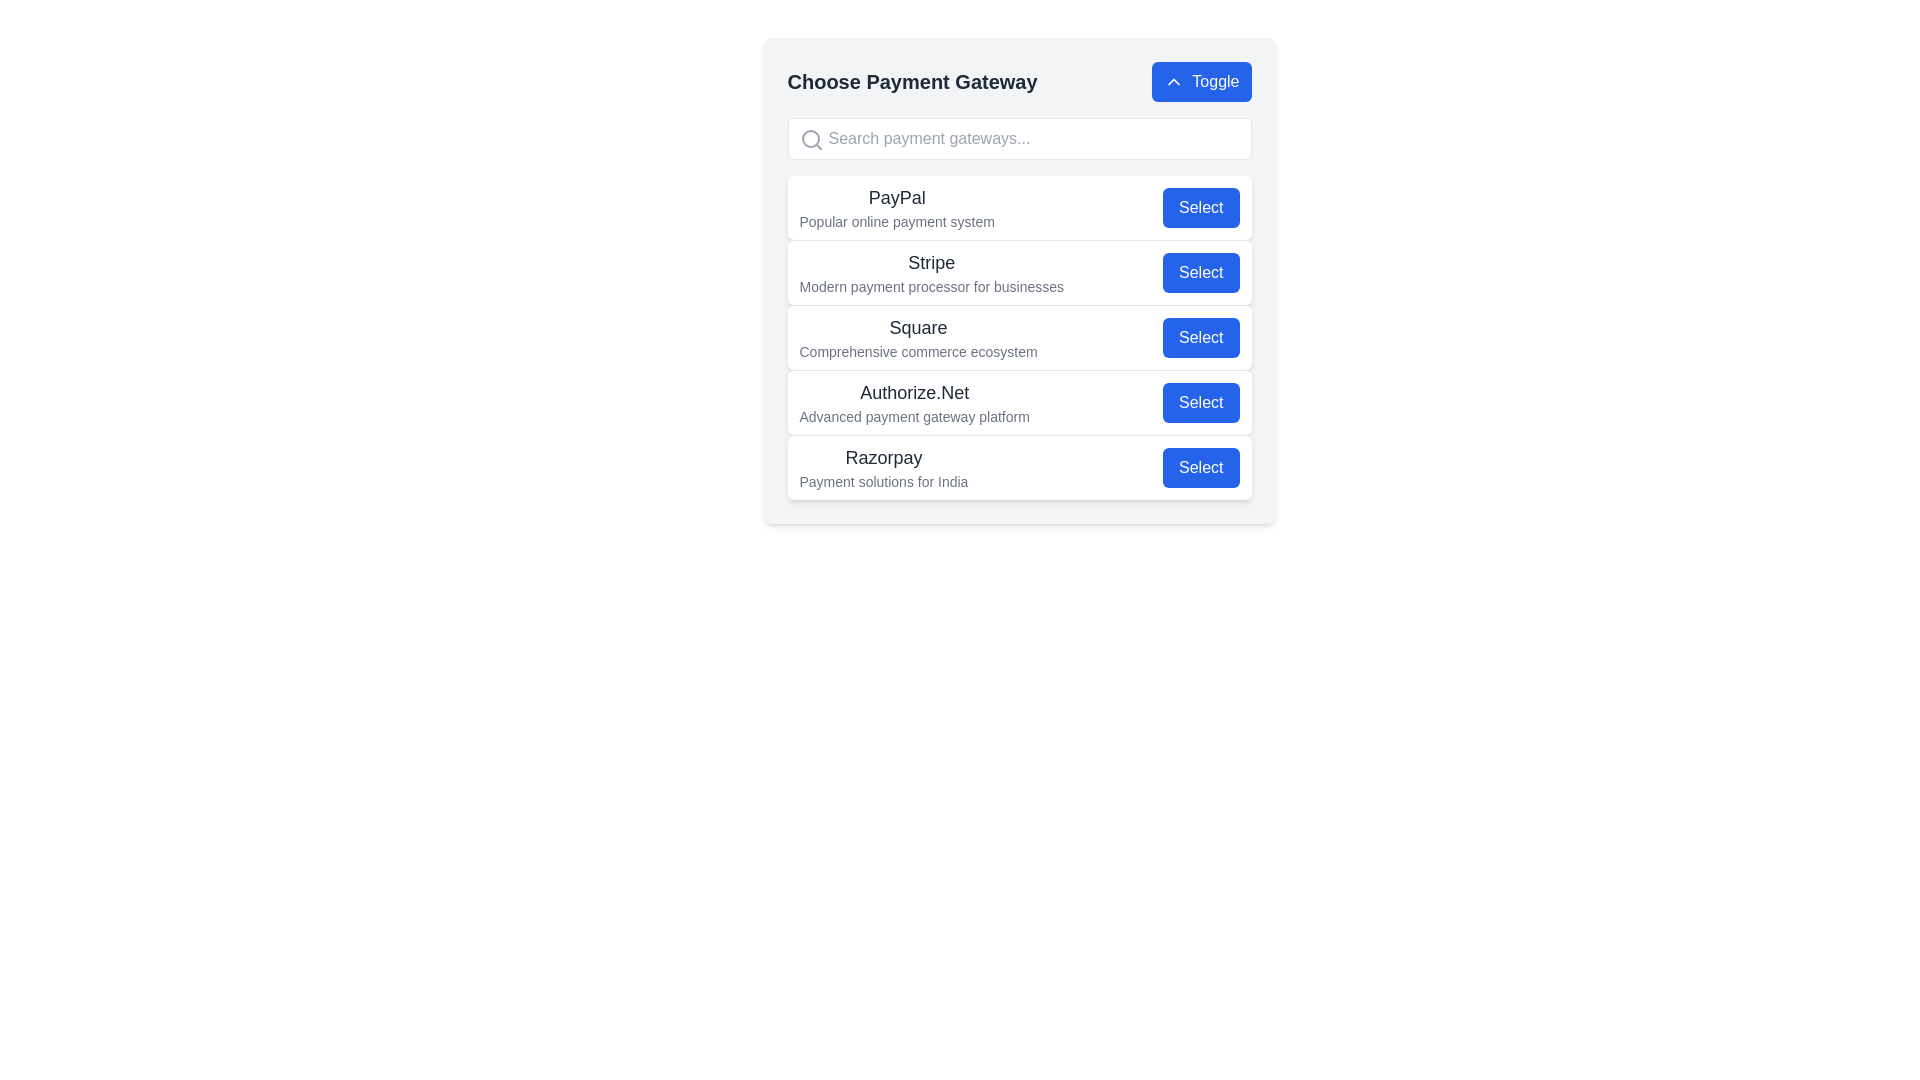 Image resolution: width=1920 pixels, height=1080 pixels. What do you see at coordinates (1200, 208) in the screenshot?
I see `the 'Select' button to confirm the PayPal payment gateway option, which is the rightmost element in the group containing the title 'PayPal' and its subtitle` at bounding box center [1200, 208].